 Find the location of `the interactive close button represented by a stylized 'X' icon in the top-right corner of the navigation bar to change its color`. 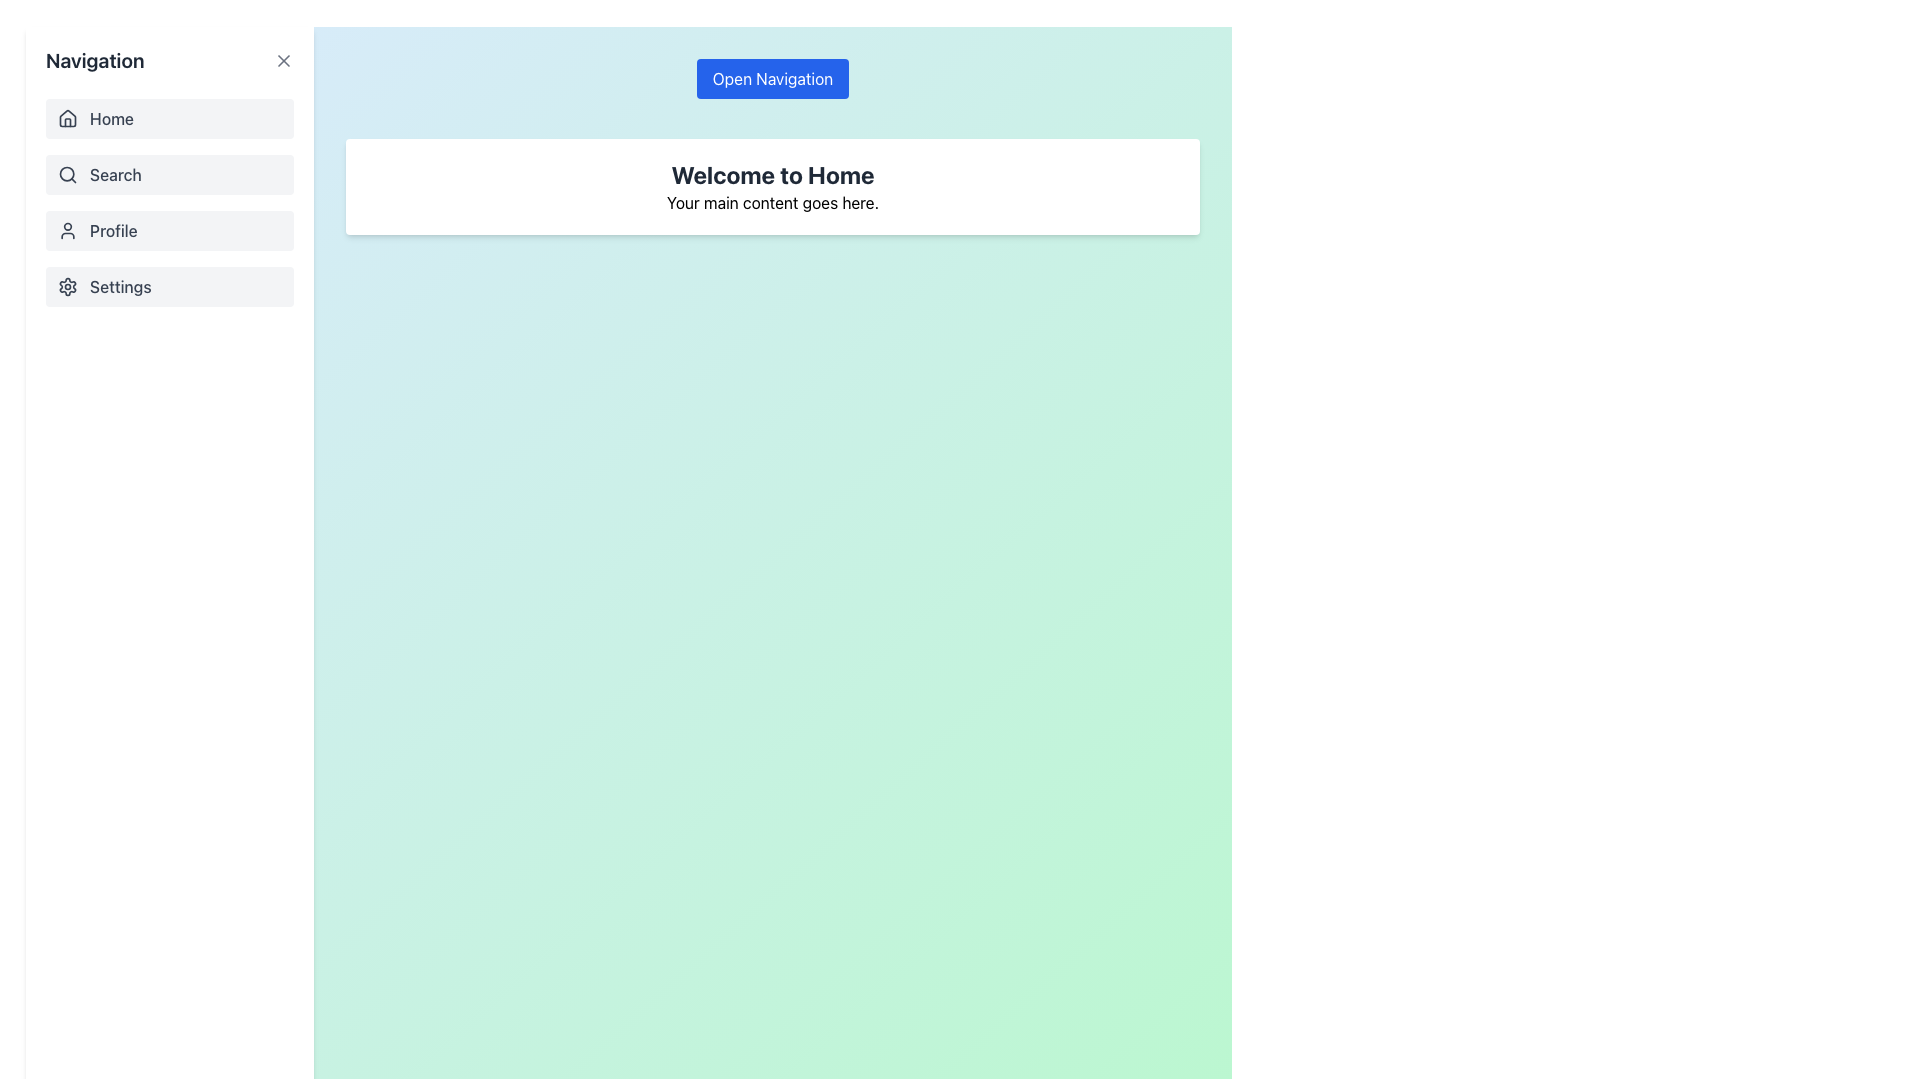

the interactive close button represented by a stylized 'X' icon in the top-right corner of the navigation bar to change its color is located at coordinates (282, 60).